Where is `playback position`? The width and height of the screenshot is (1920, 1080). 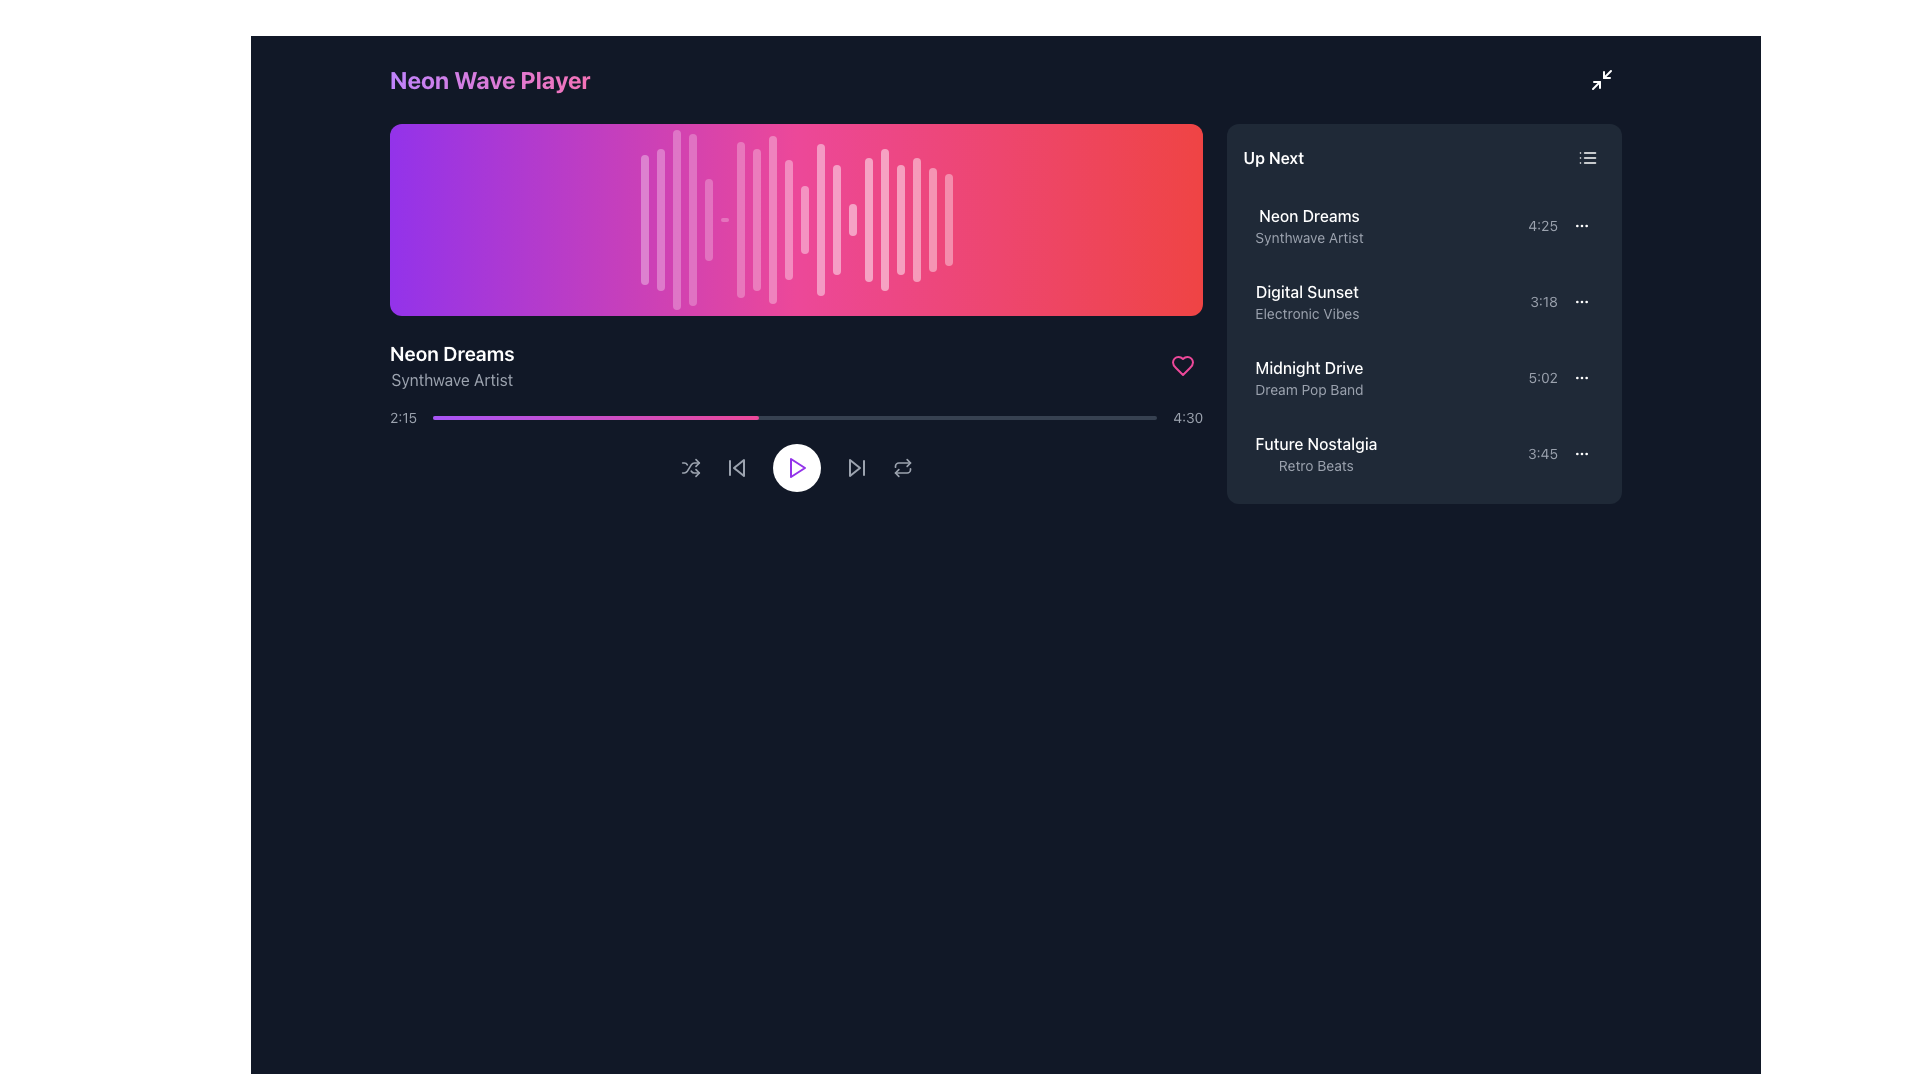 playback position is located at coordinates (672, 416).